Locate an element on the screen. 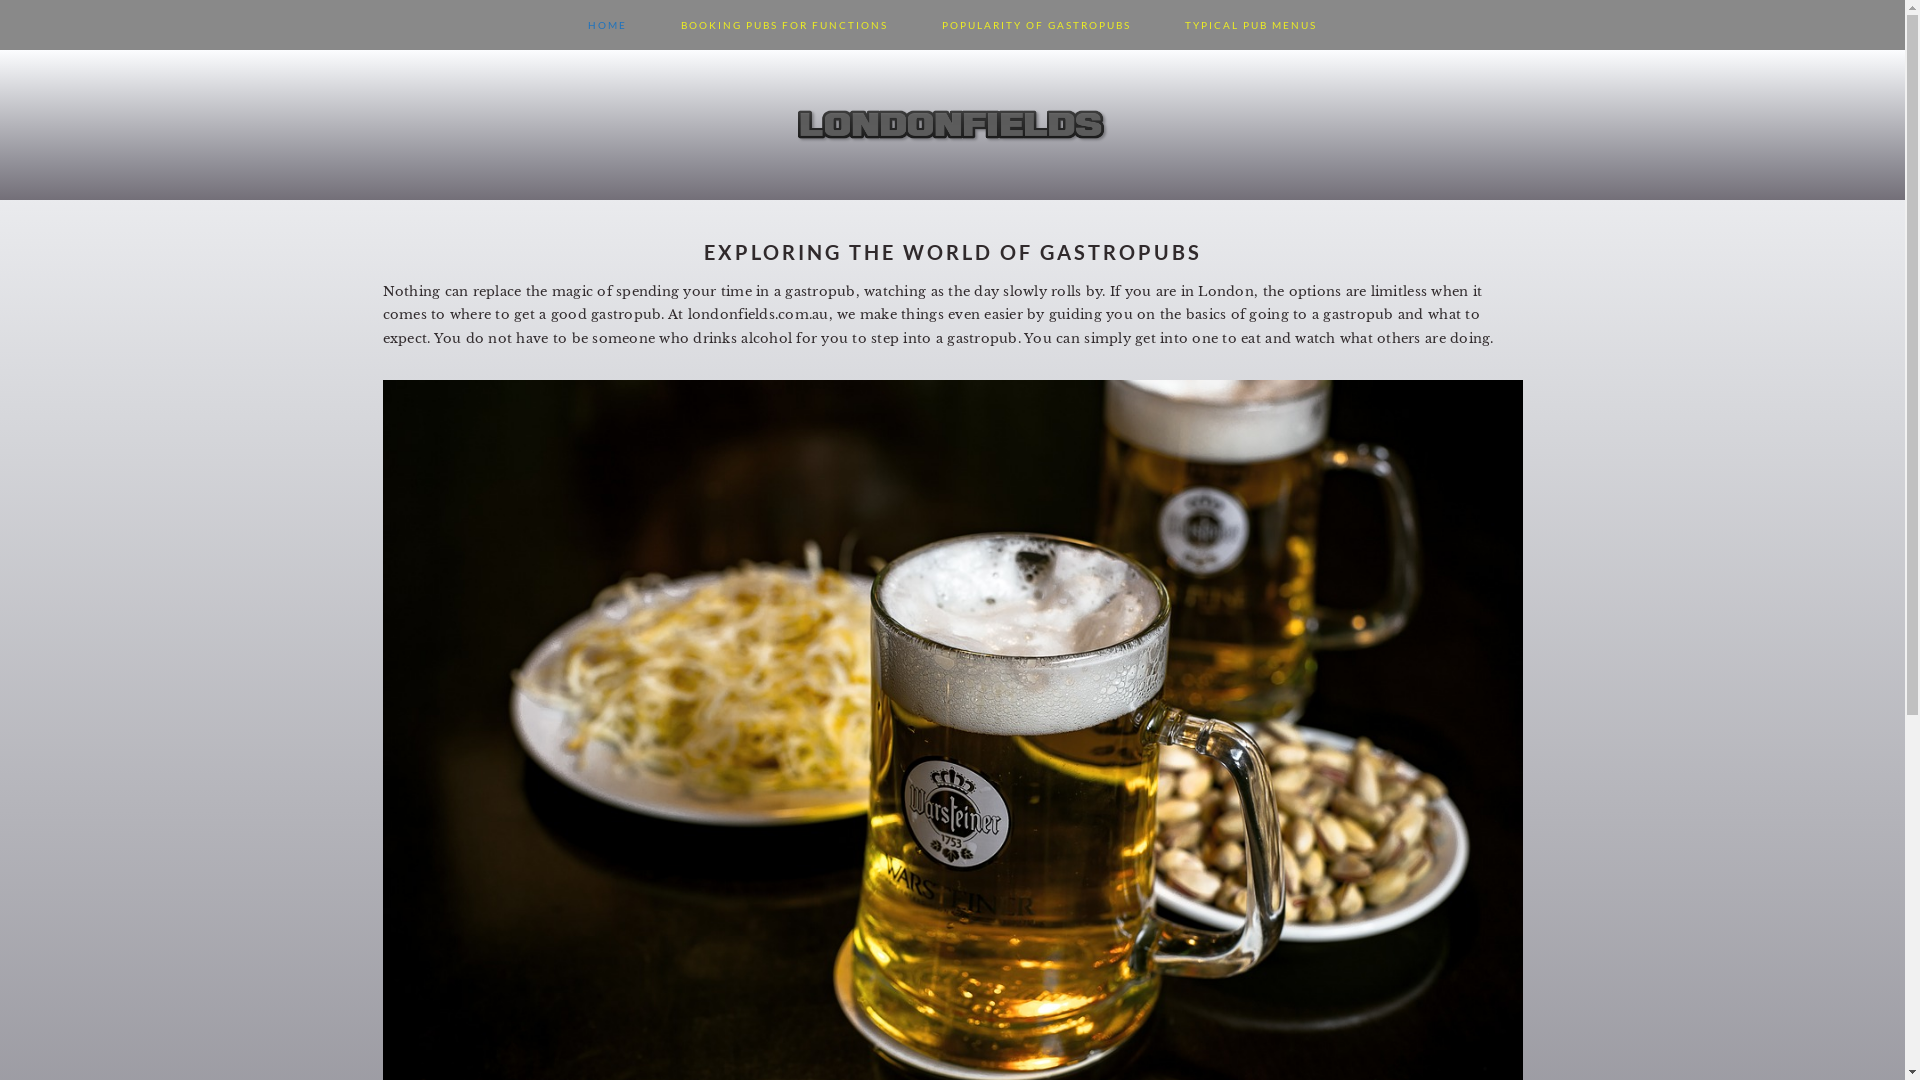 This screenshot has height=1080, width=1920. 'POPULARITY OF GASTROPUBS' is located at coordinates (915, 24).